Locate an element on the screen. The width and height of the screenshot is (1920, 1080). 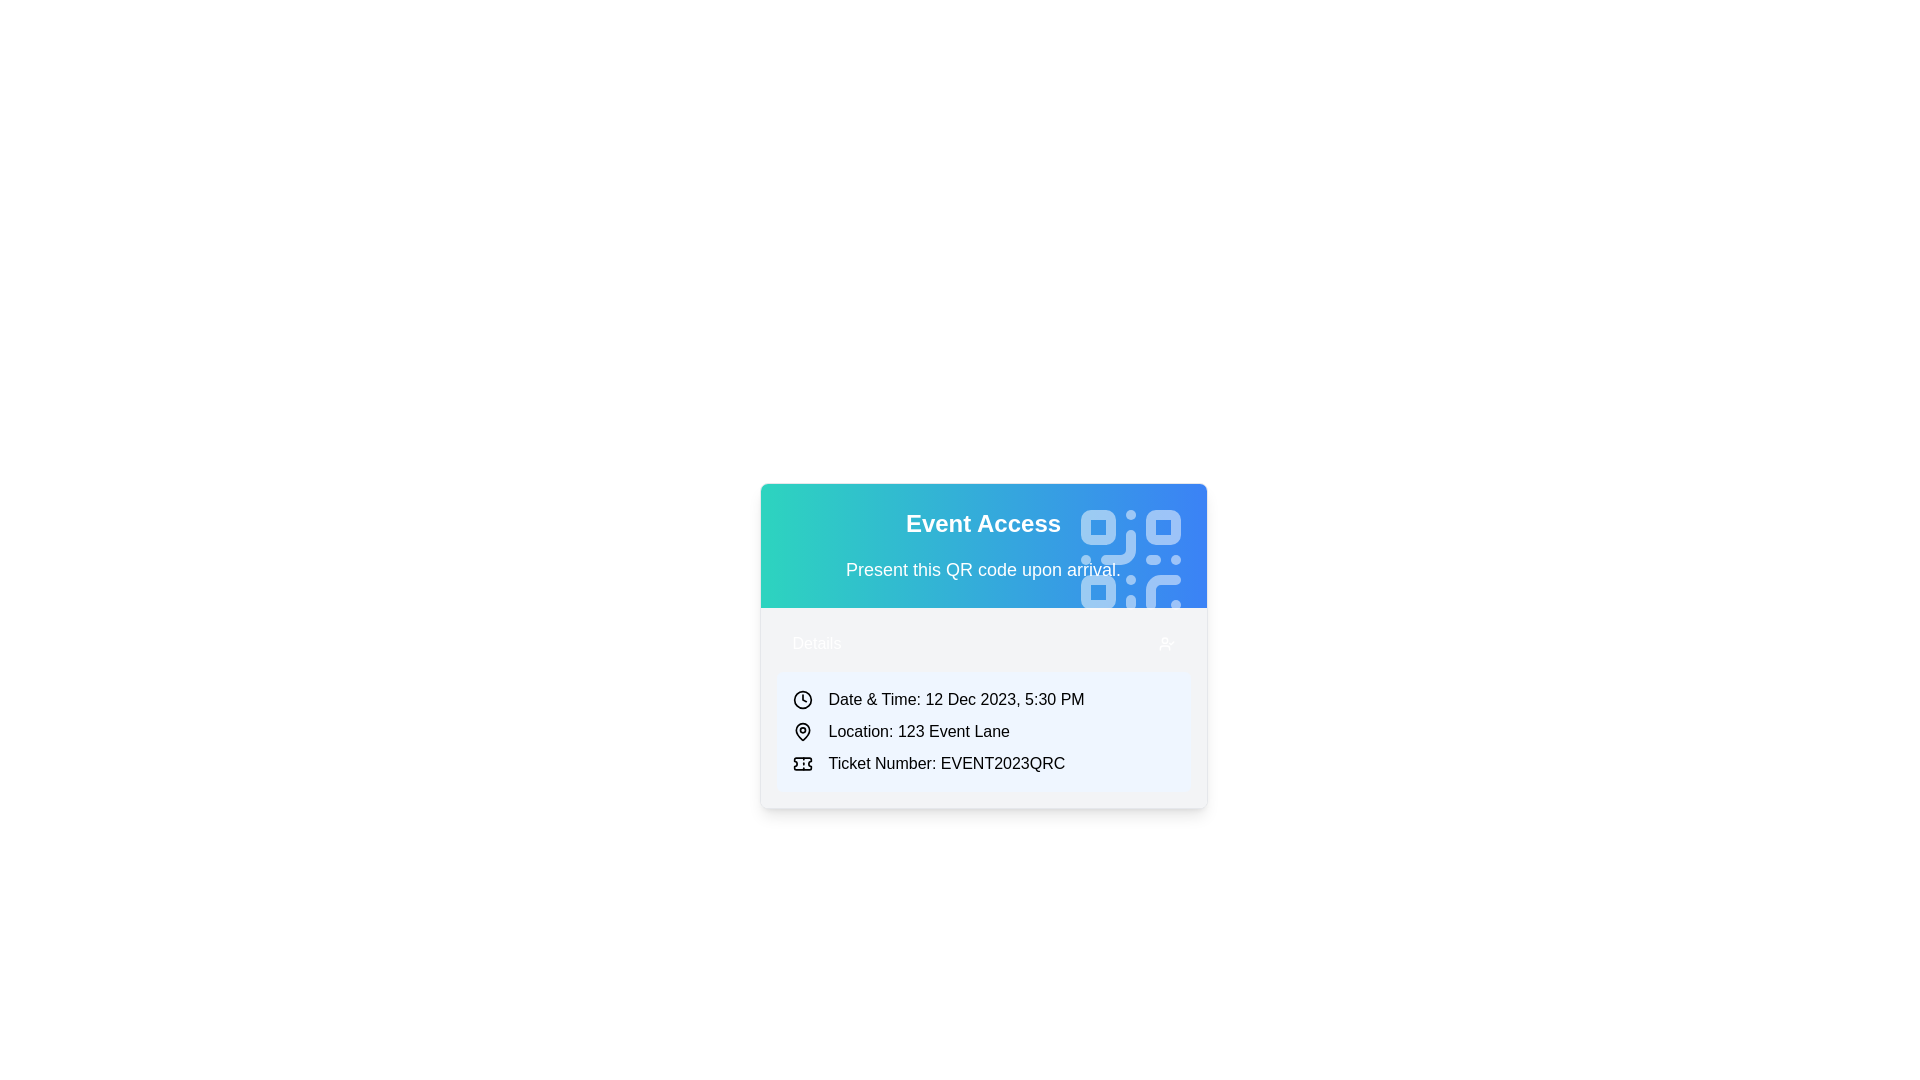
the third graphical rectangle element in the bottom-left corner of the QR code grouping, which contributes to the QR code representation is located at coordinates (1097, 590).